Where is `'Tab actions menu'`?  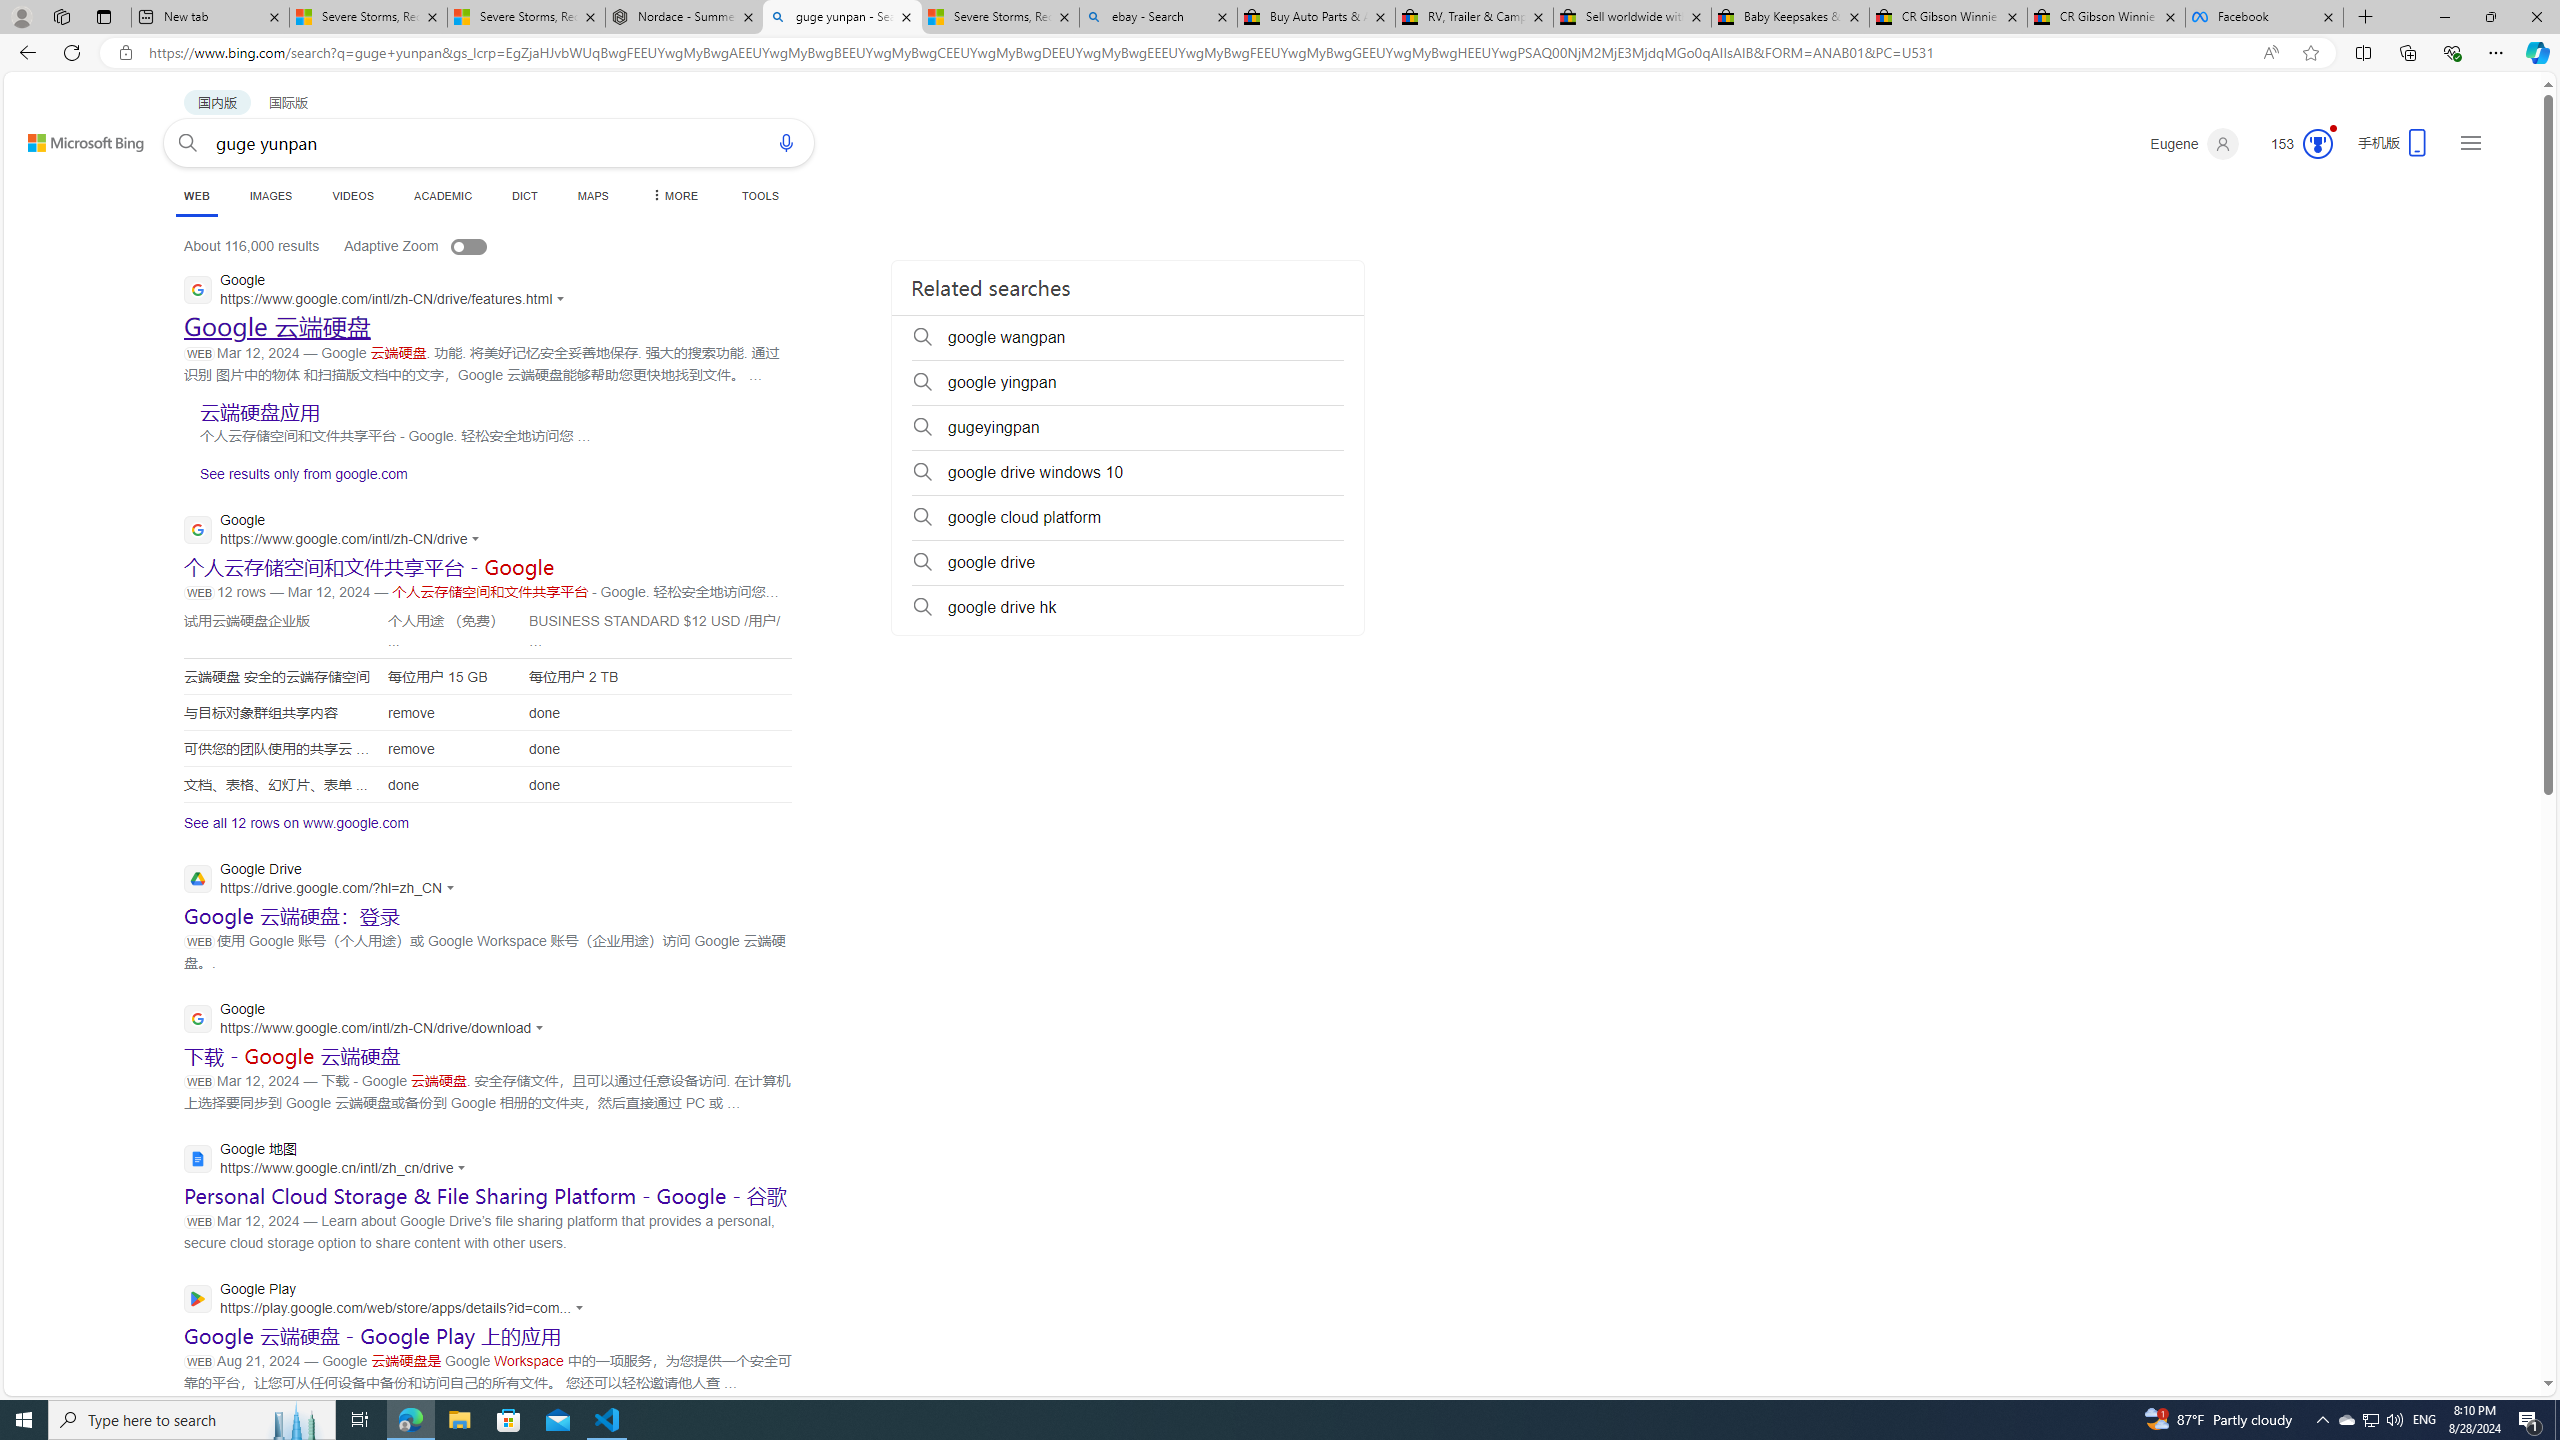 'Tab actions menu' is located at coordinates (102, 16).